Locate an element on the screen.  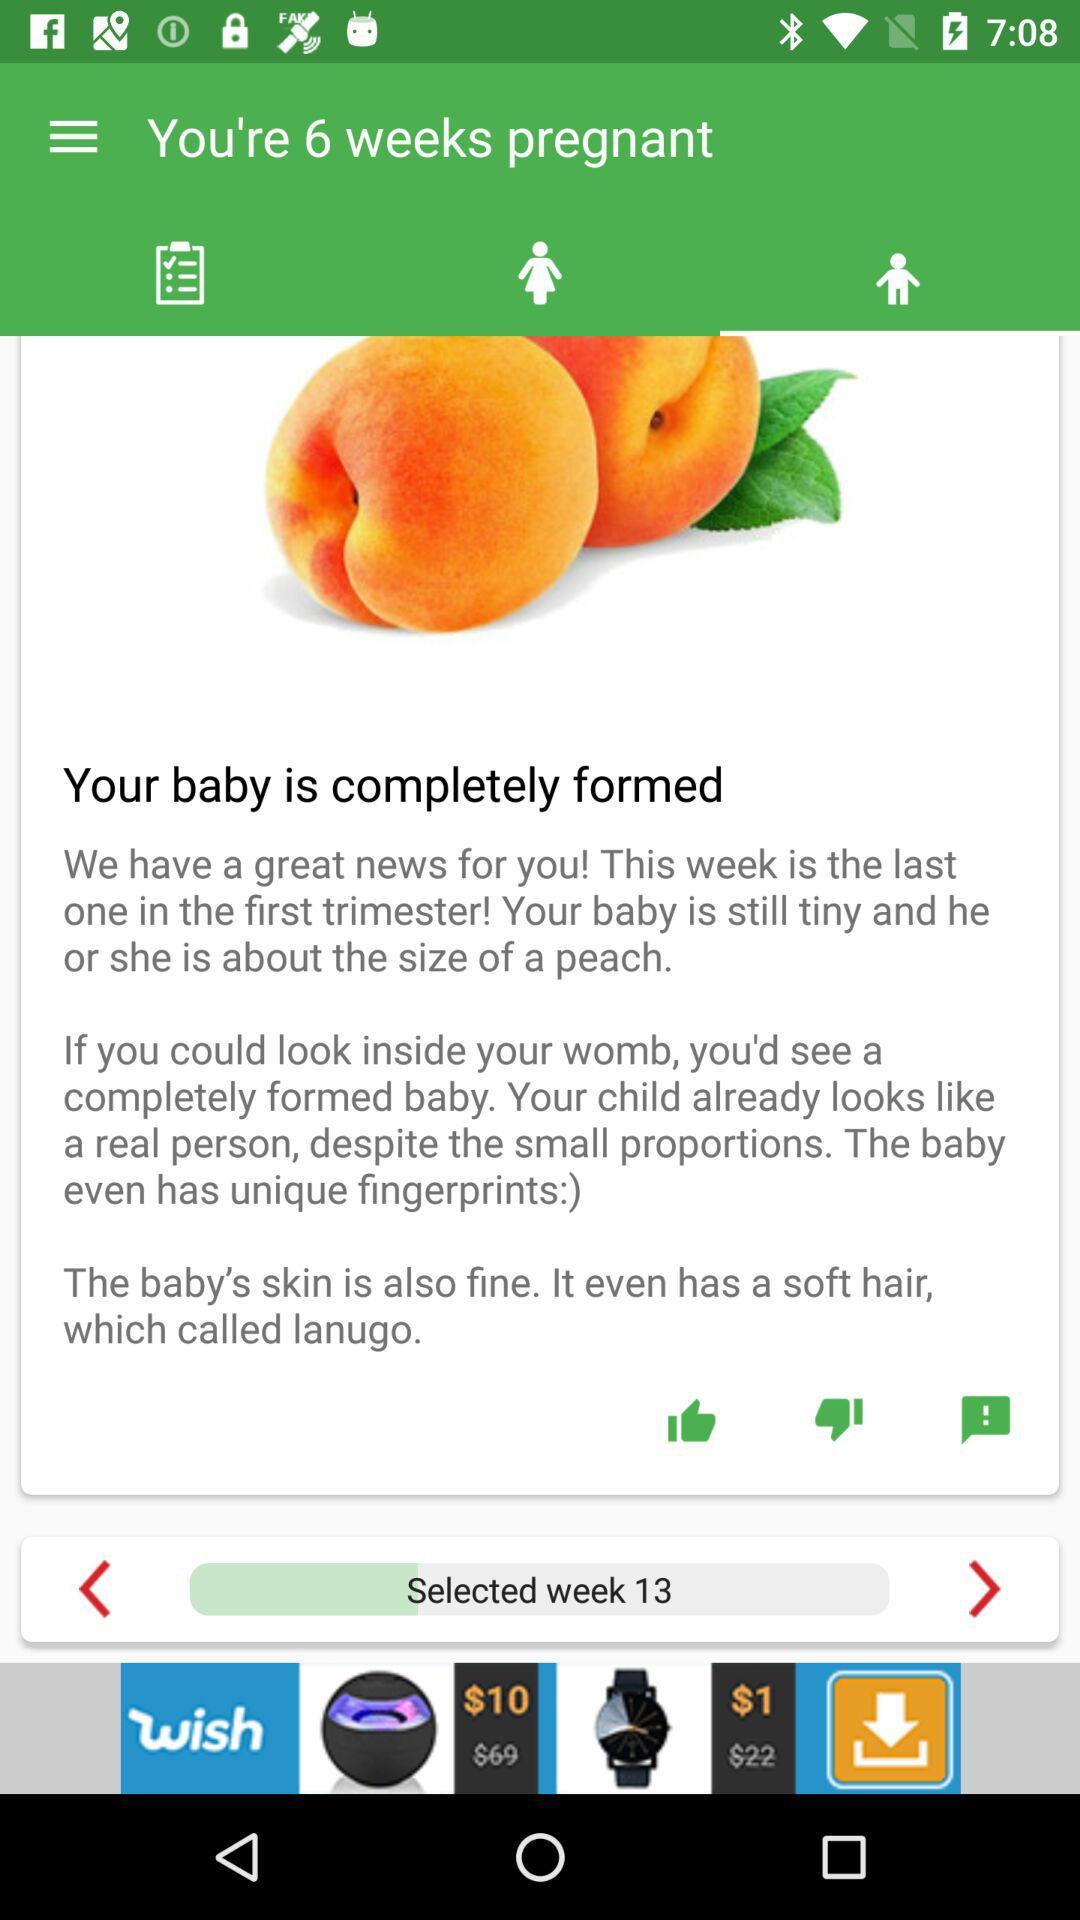
go back is located at coordinates (94, 1588).